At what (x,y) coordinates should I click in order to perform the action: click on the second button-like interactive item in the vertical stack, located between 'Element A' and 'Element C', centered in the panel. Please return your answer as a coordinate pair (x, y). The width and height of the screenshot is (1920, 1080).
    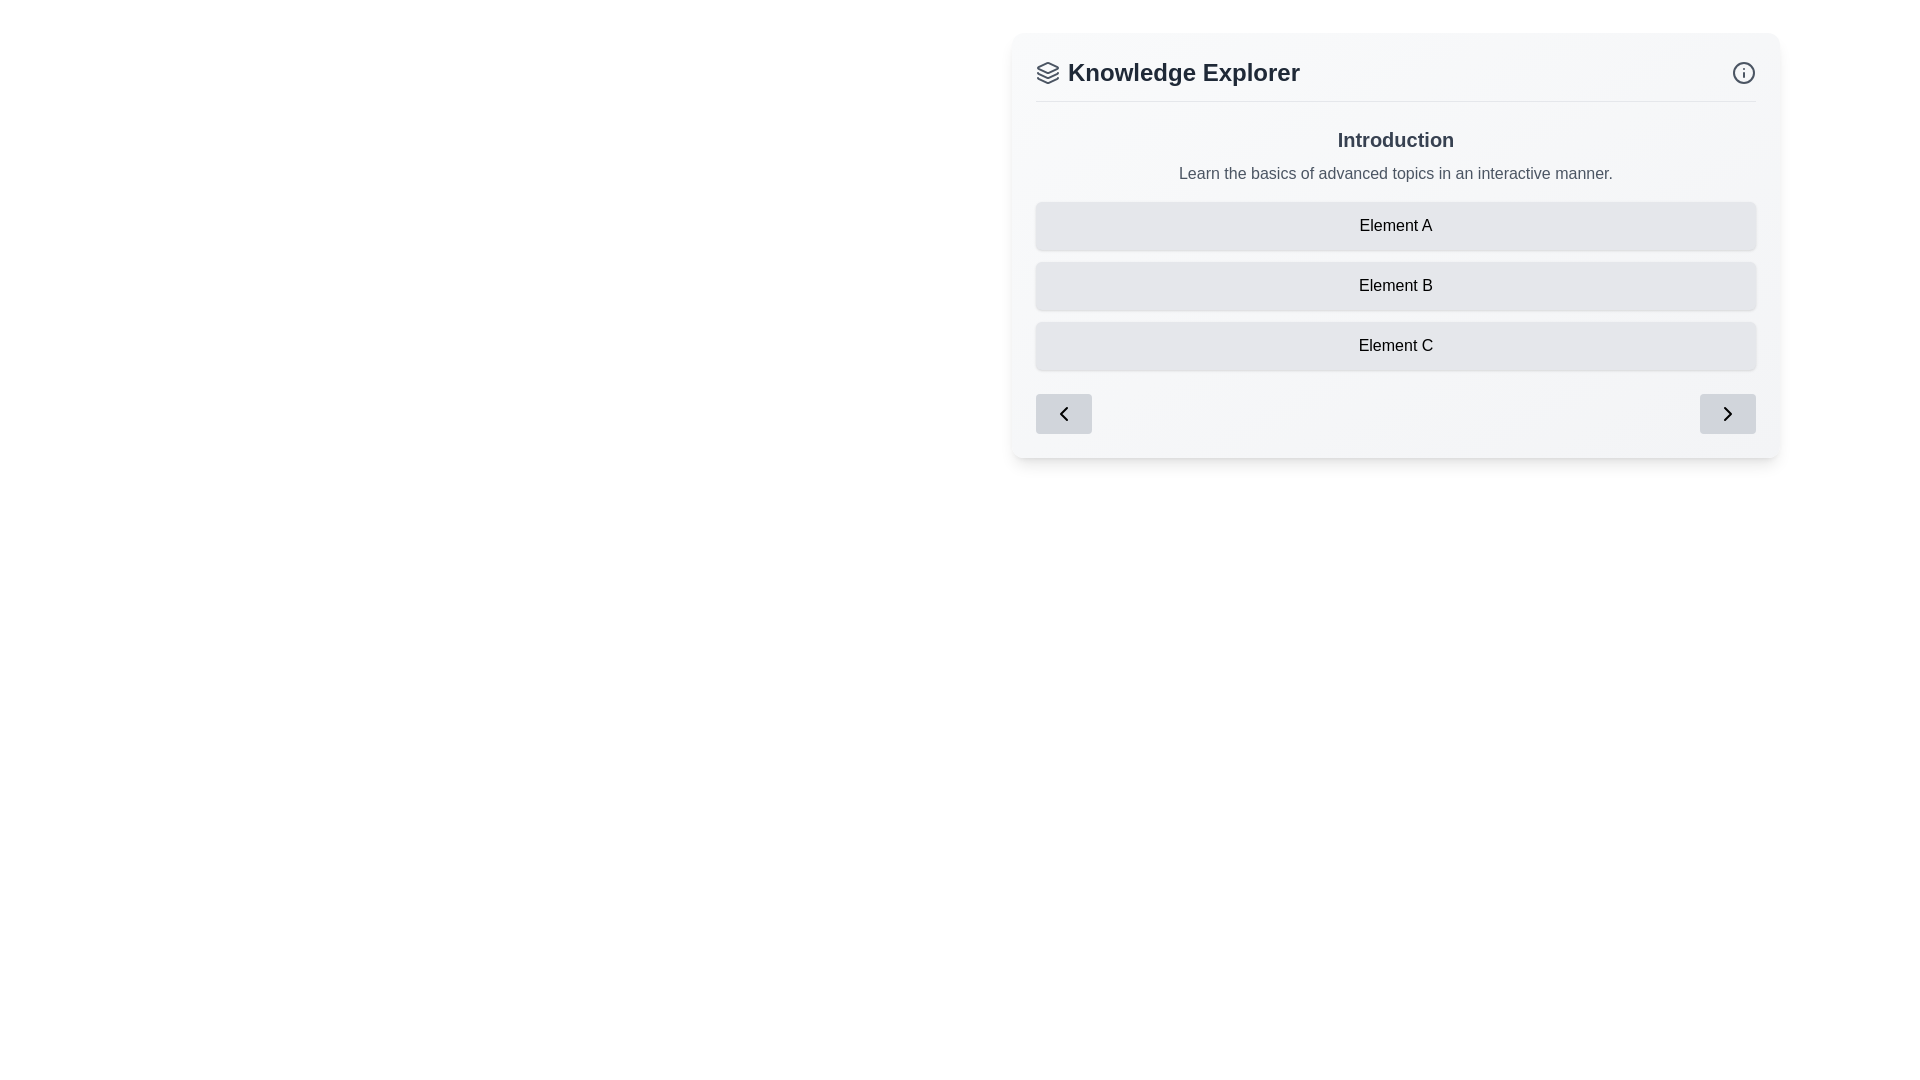
    Looking at the image, I should click on (1395, 285).